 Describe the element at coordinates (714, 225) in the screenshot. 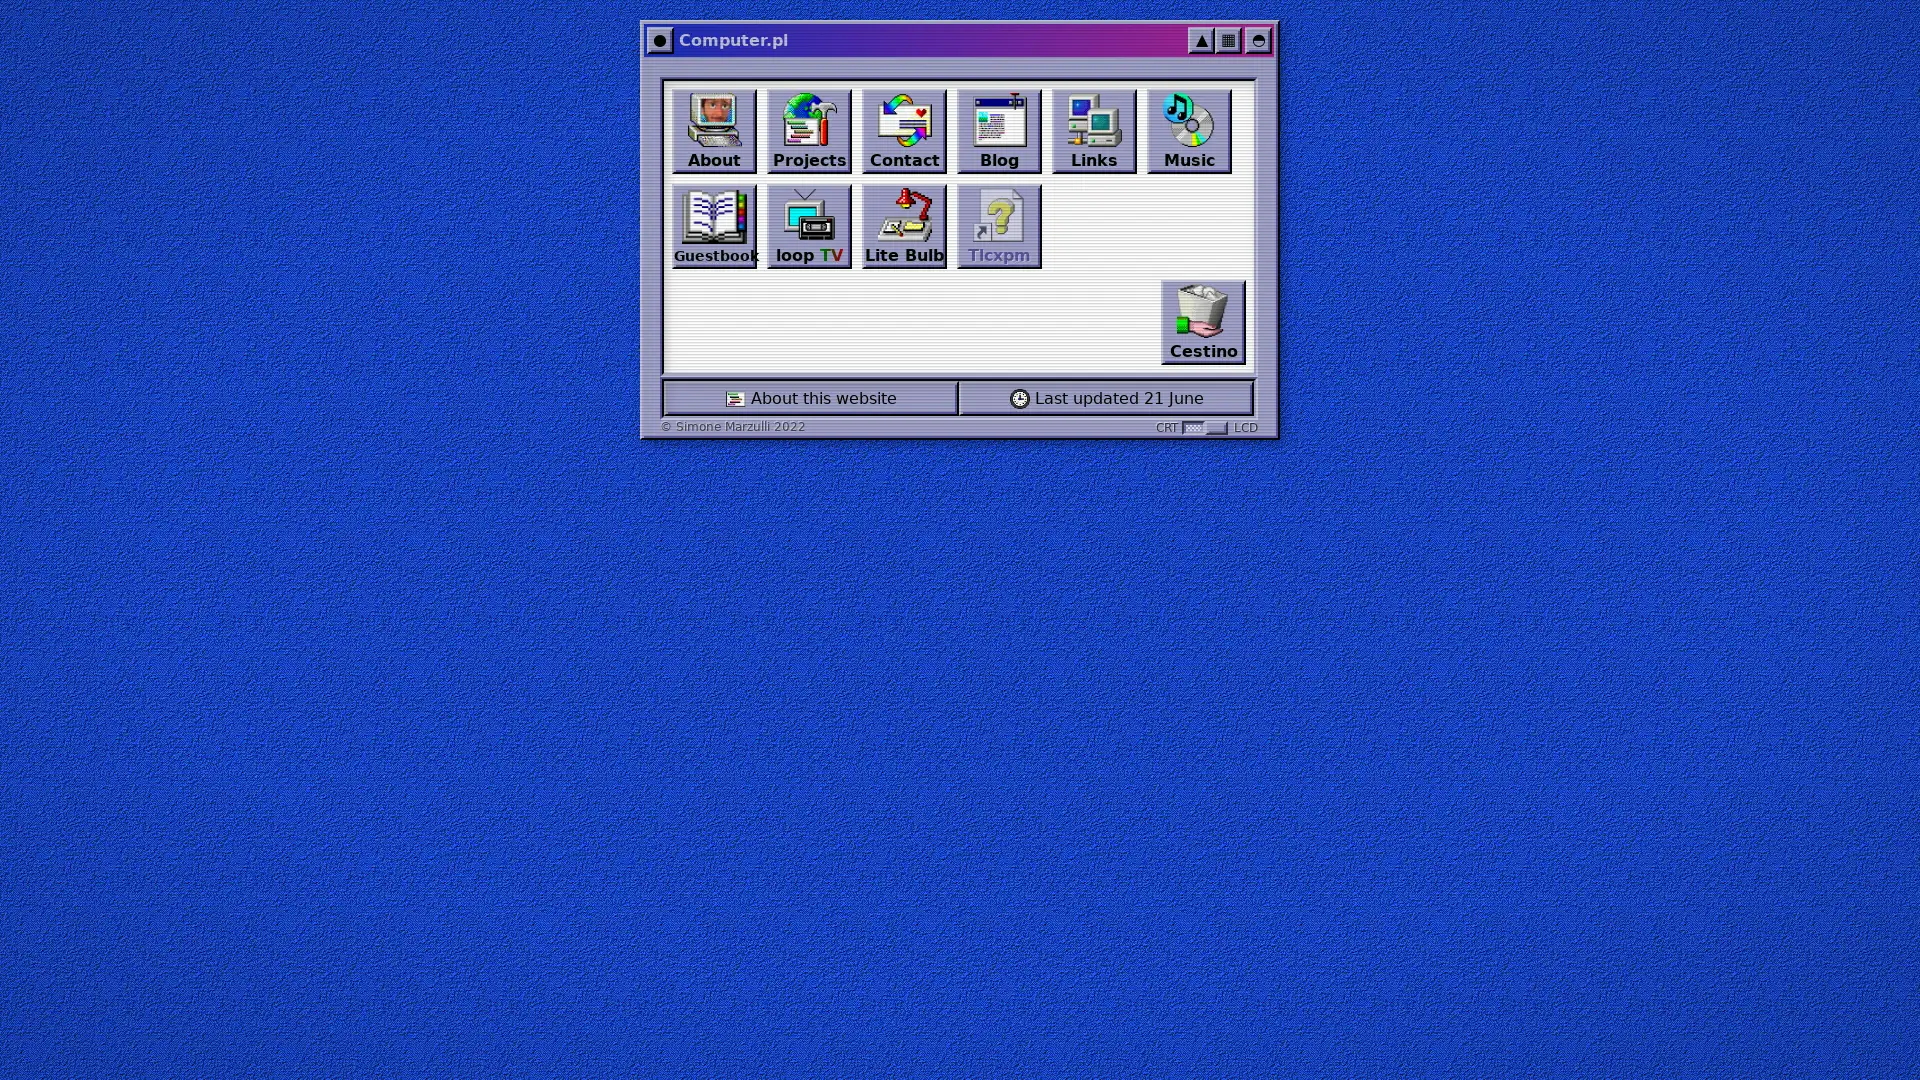

I see `guestbook Guestbook` at that location.